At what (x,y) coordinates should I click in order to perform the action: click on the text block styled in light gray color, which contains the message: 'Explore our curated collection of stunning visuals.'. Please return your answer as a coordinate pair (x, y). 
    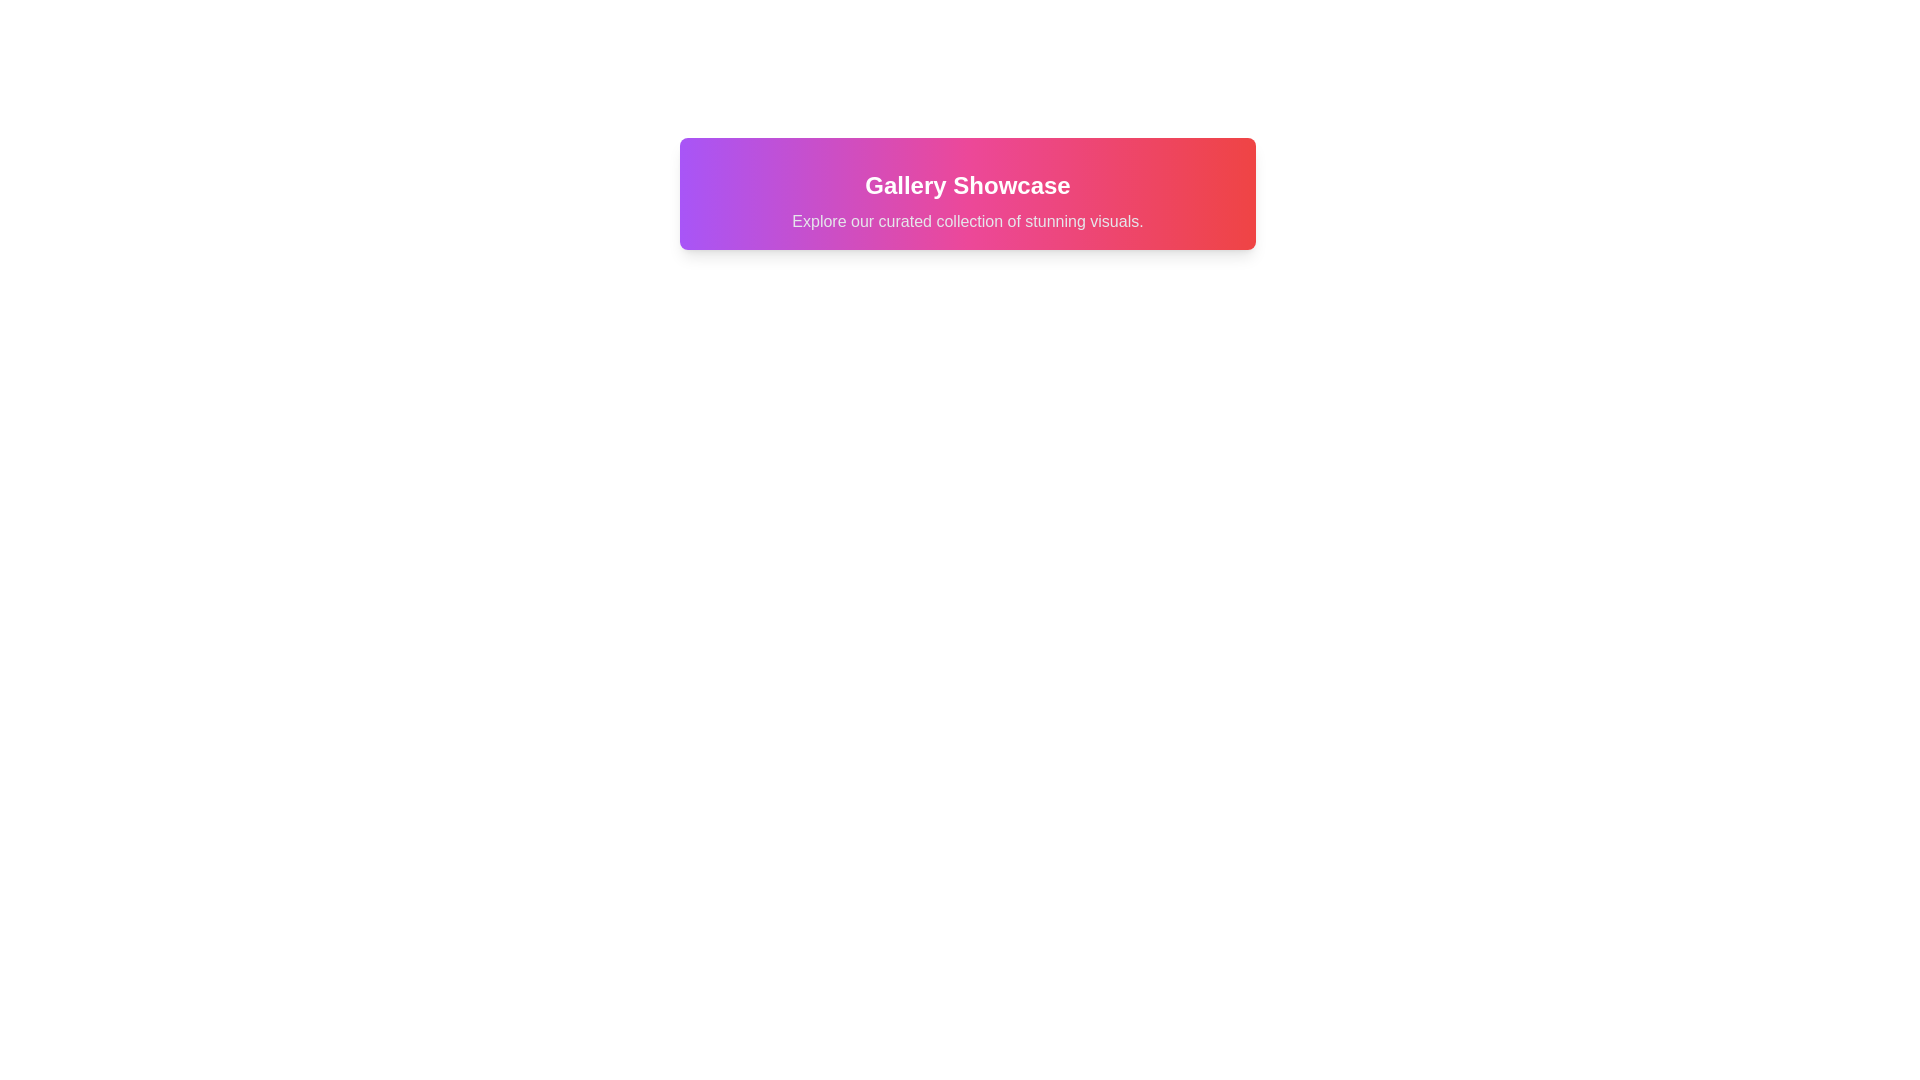
    Looking at the image, I should click on (968, 222).